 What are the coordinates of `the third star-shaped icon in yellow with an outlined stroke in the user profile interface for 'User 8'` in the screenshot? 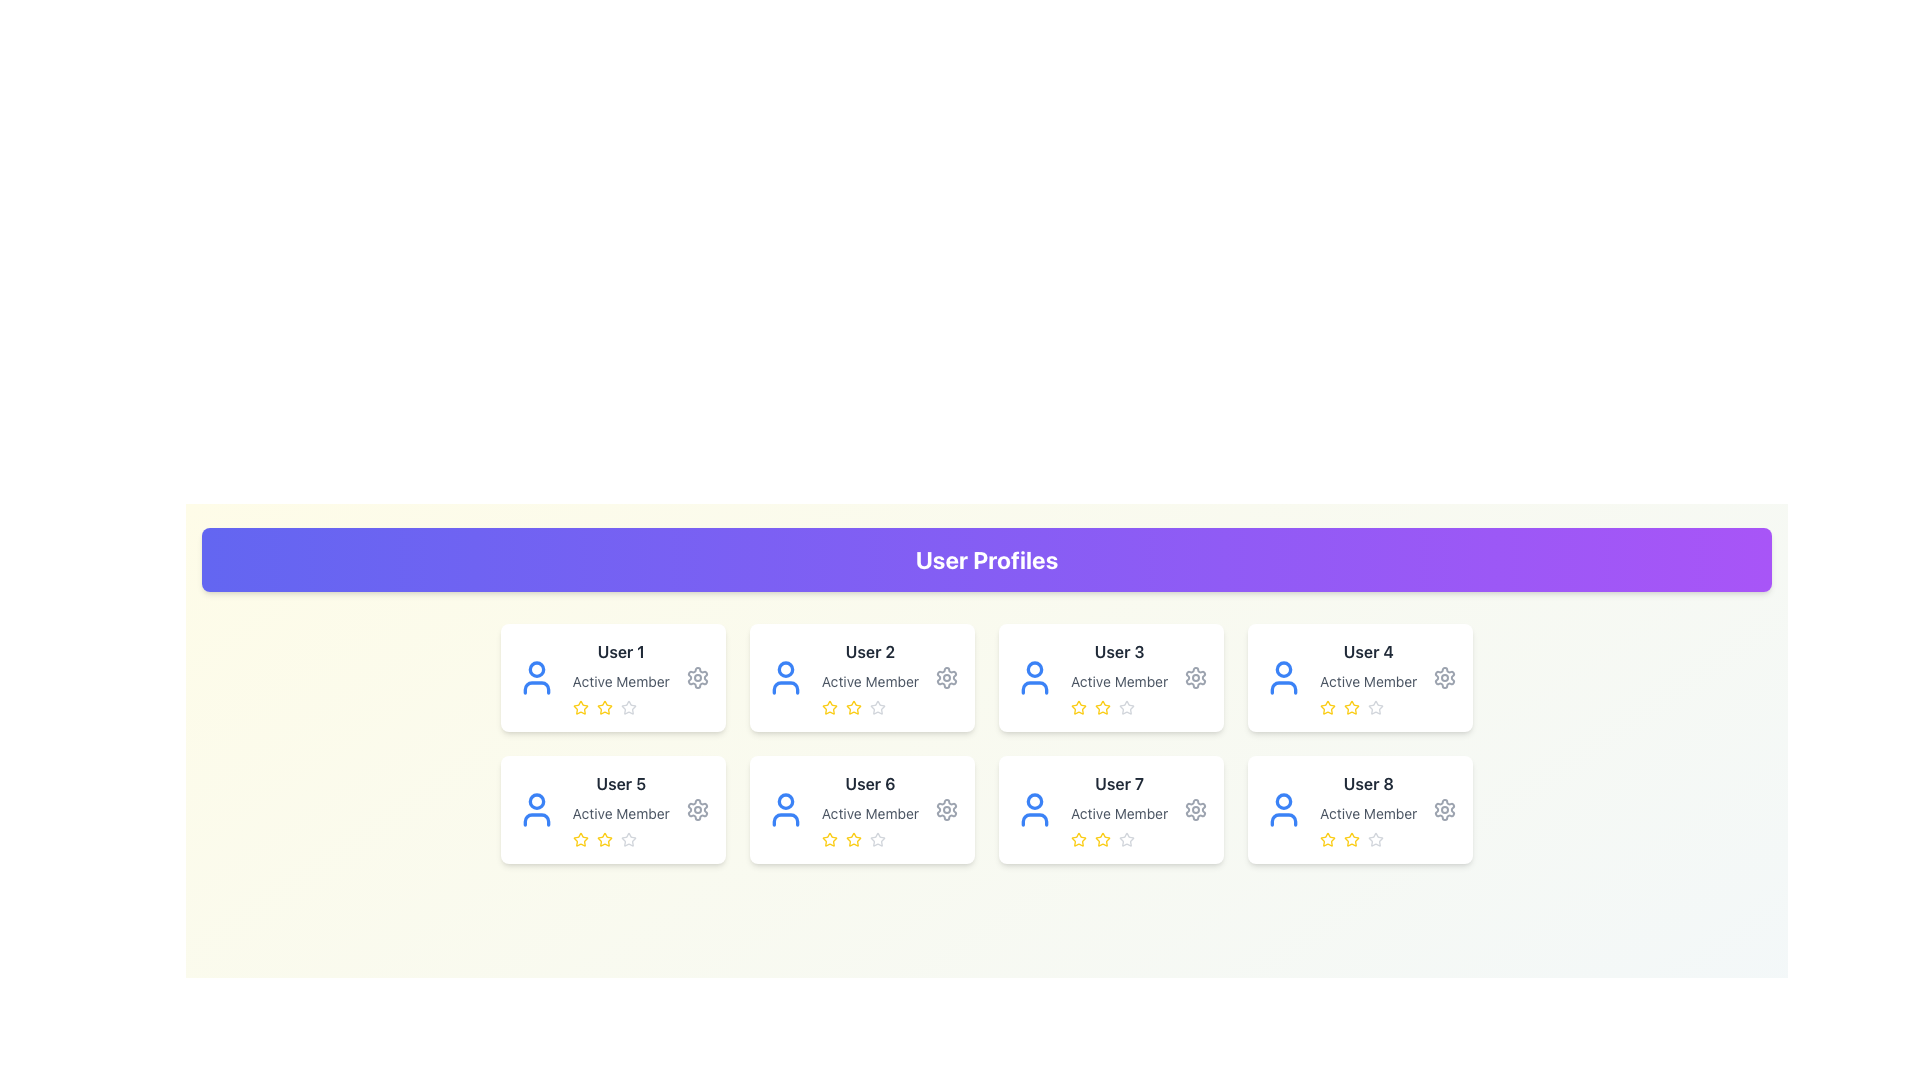 It's located at (1352, 840).